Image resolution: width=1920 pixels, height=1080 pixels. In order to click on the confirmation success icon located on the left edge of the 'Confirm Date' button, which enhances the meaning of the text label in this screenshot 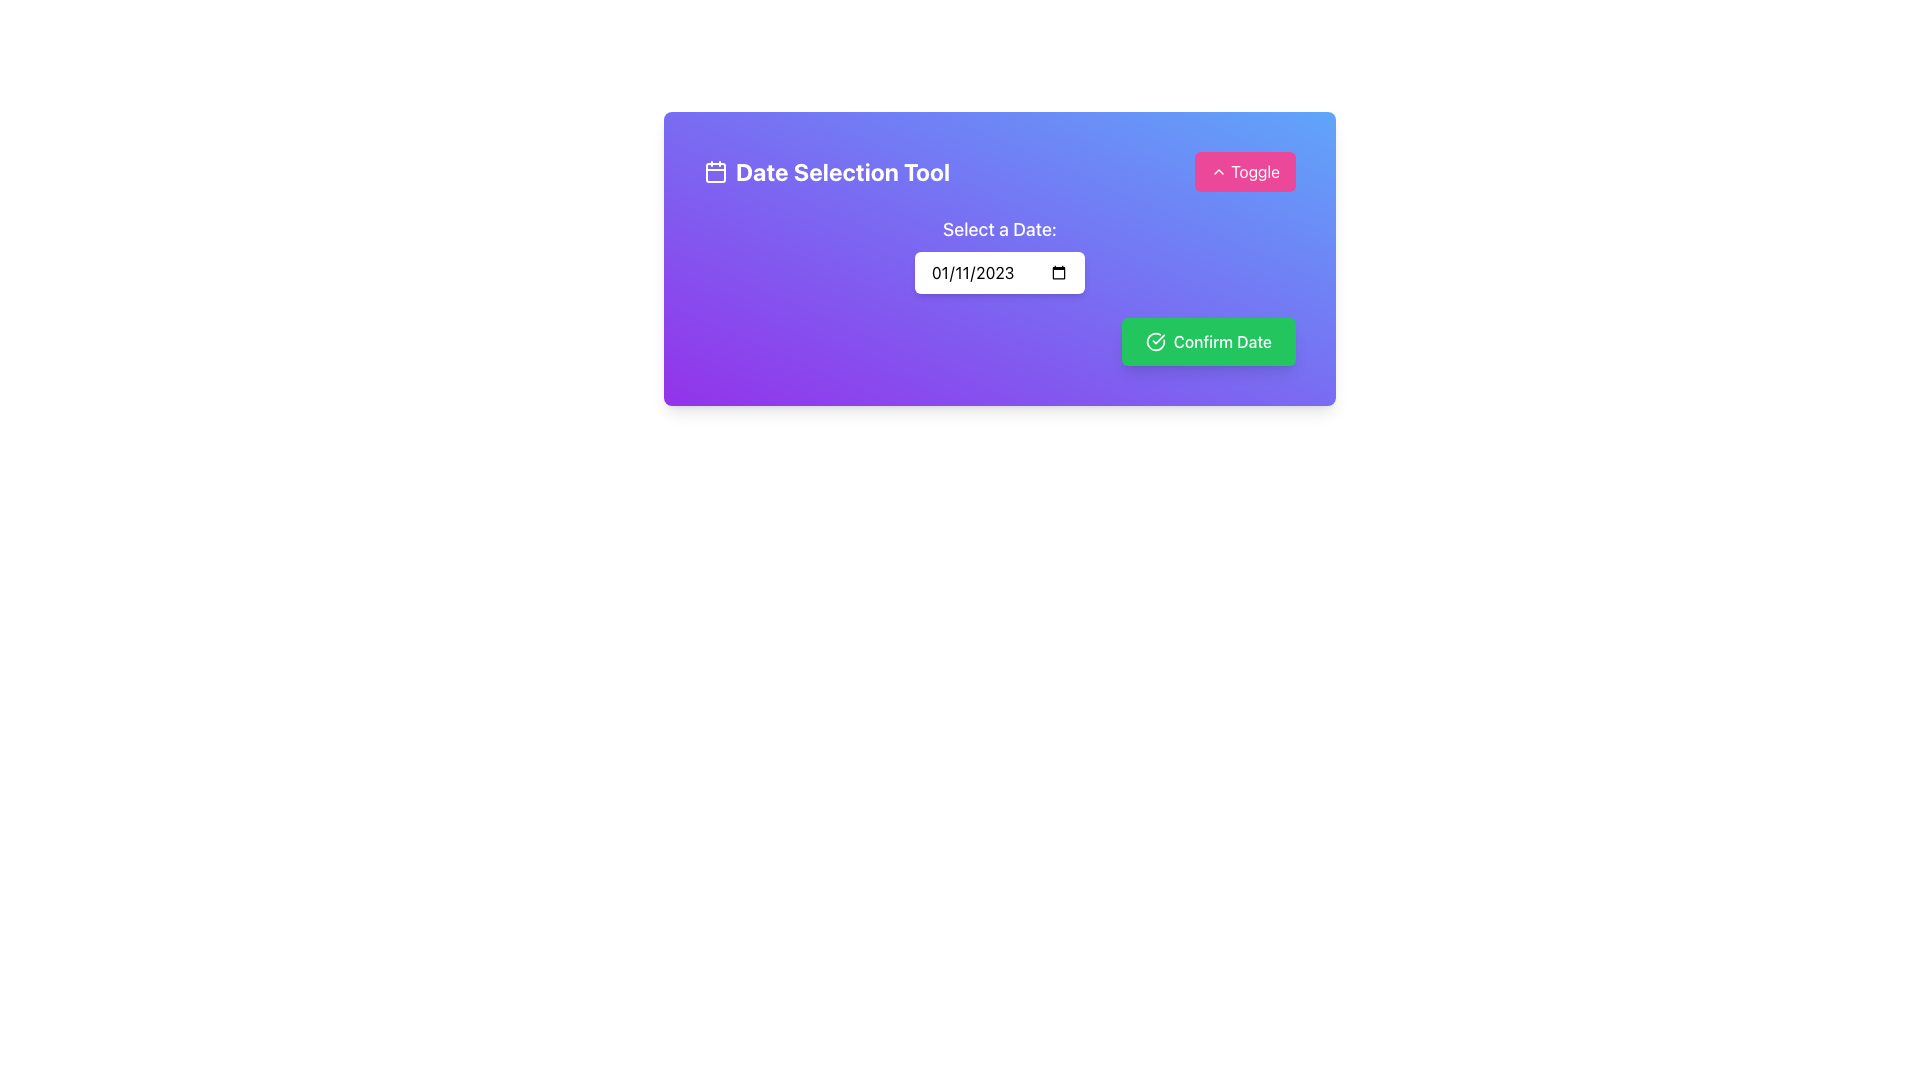, I will do `click(1155, 341)`.